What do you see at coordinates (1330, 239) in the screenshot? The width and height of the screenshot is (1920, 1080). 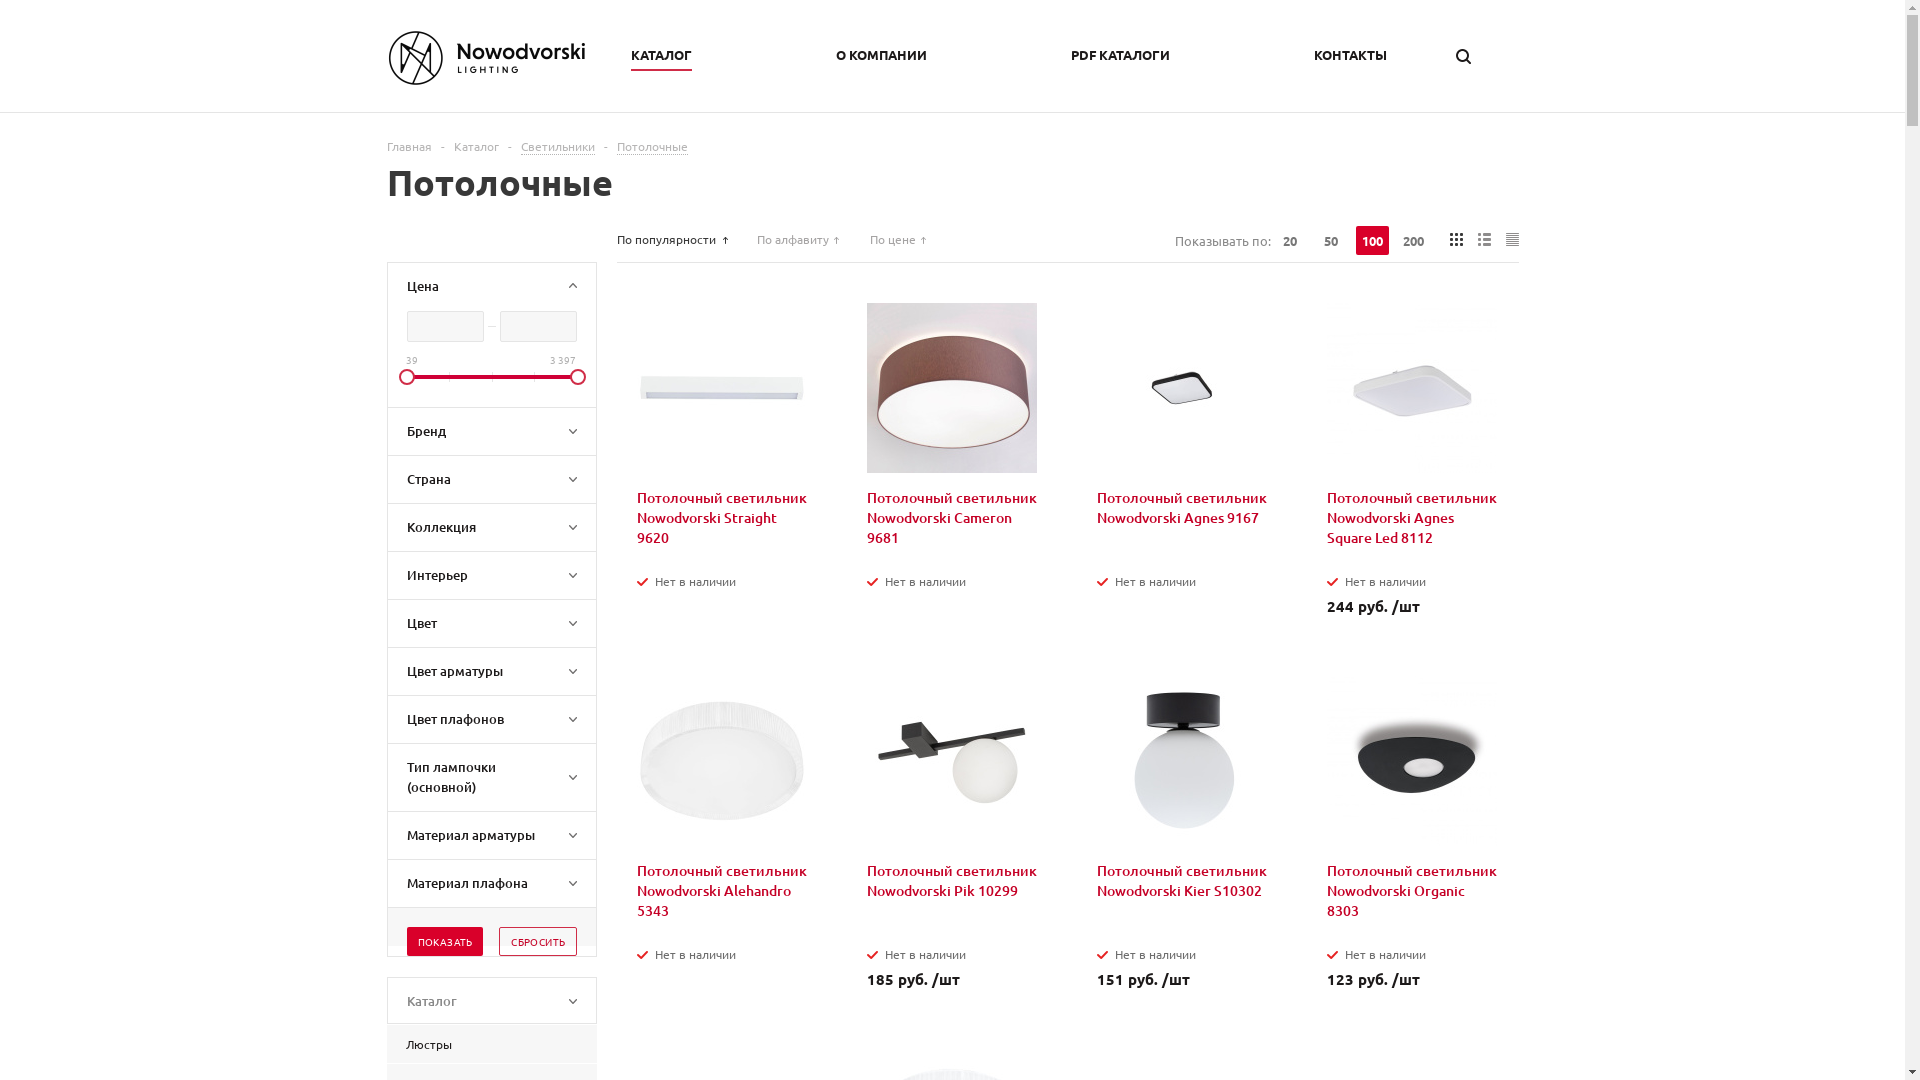 I see `'50'` at bounding box center [1330, 239].